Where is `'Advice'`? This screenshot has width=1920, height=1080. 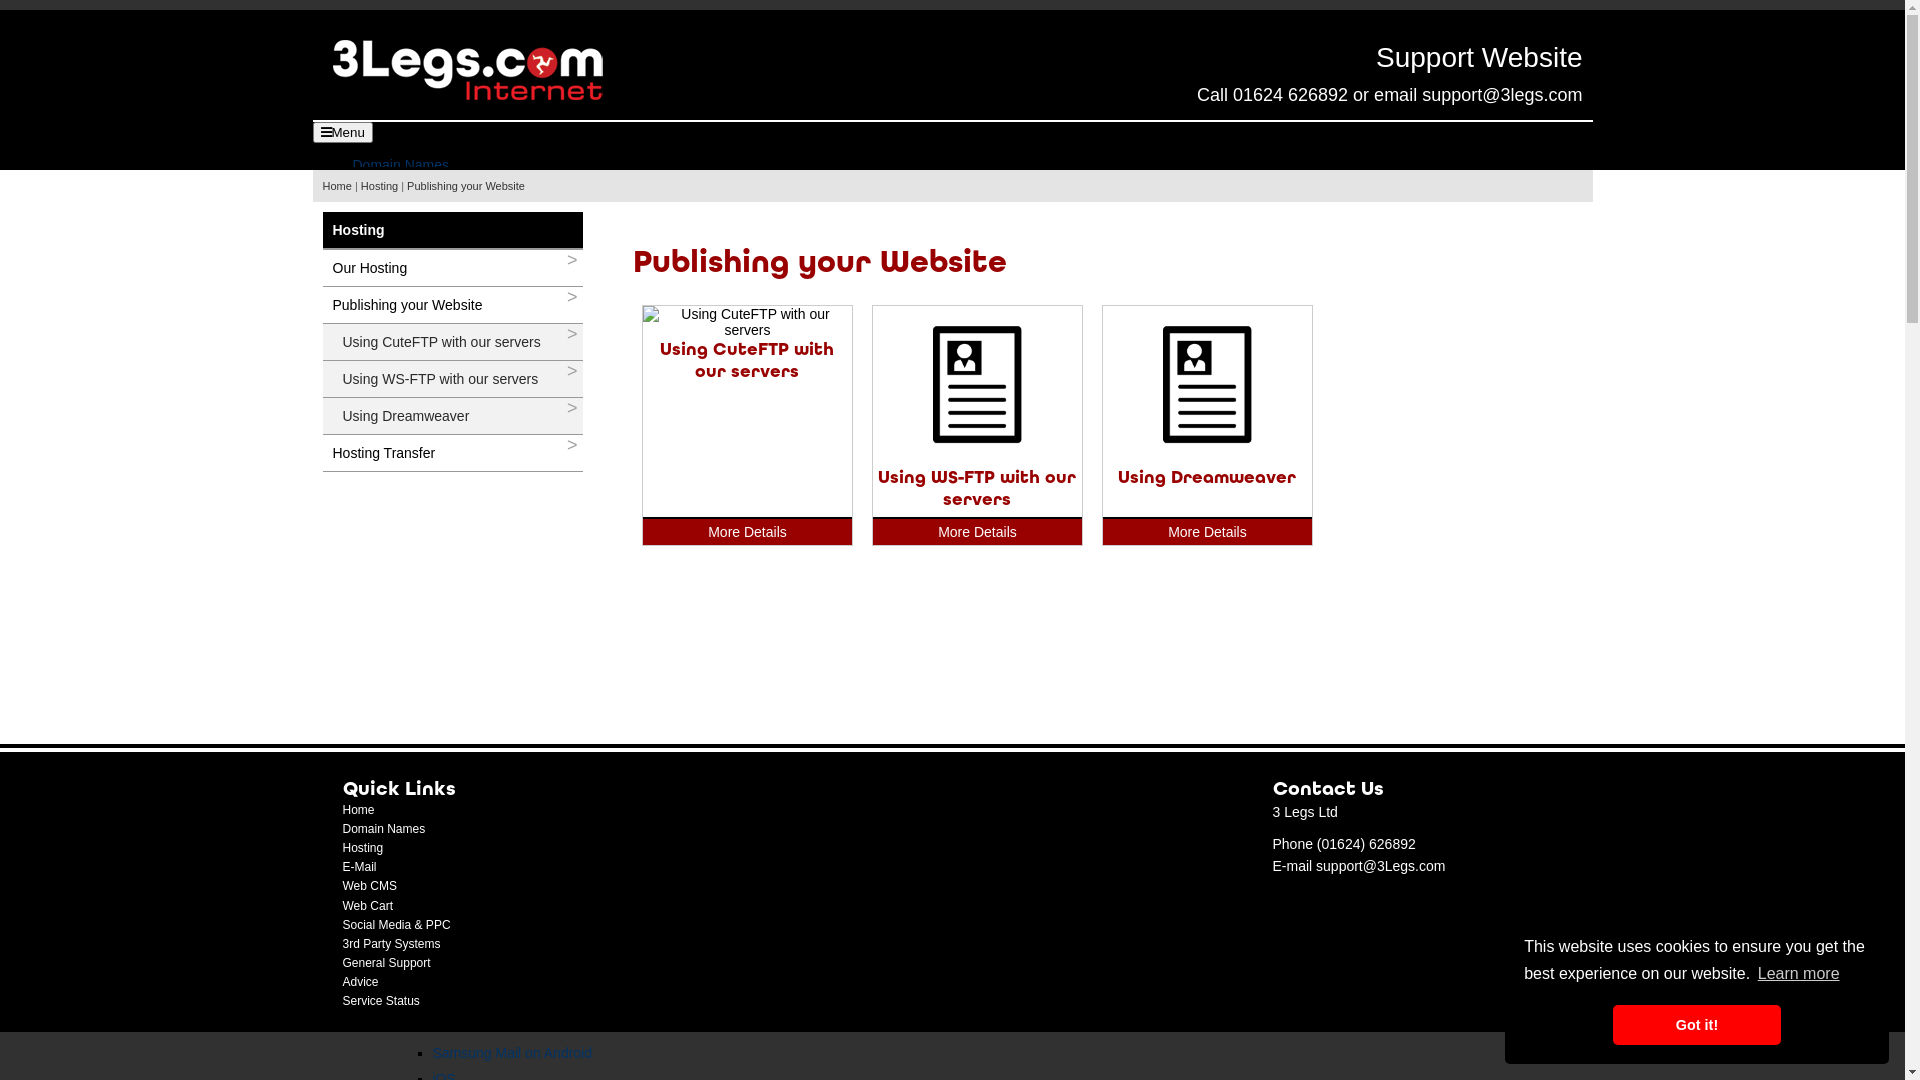
'Advice' is located at coordinates (360, 981).